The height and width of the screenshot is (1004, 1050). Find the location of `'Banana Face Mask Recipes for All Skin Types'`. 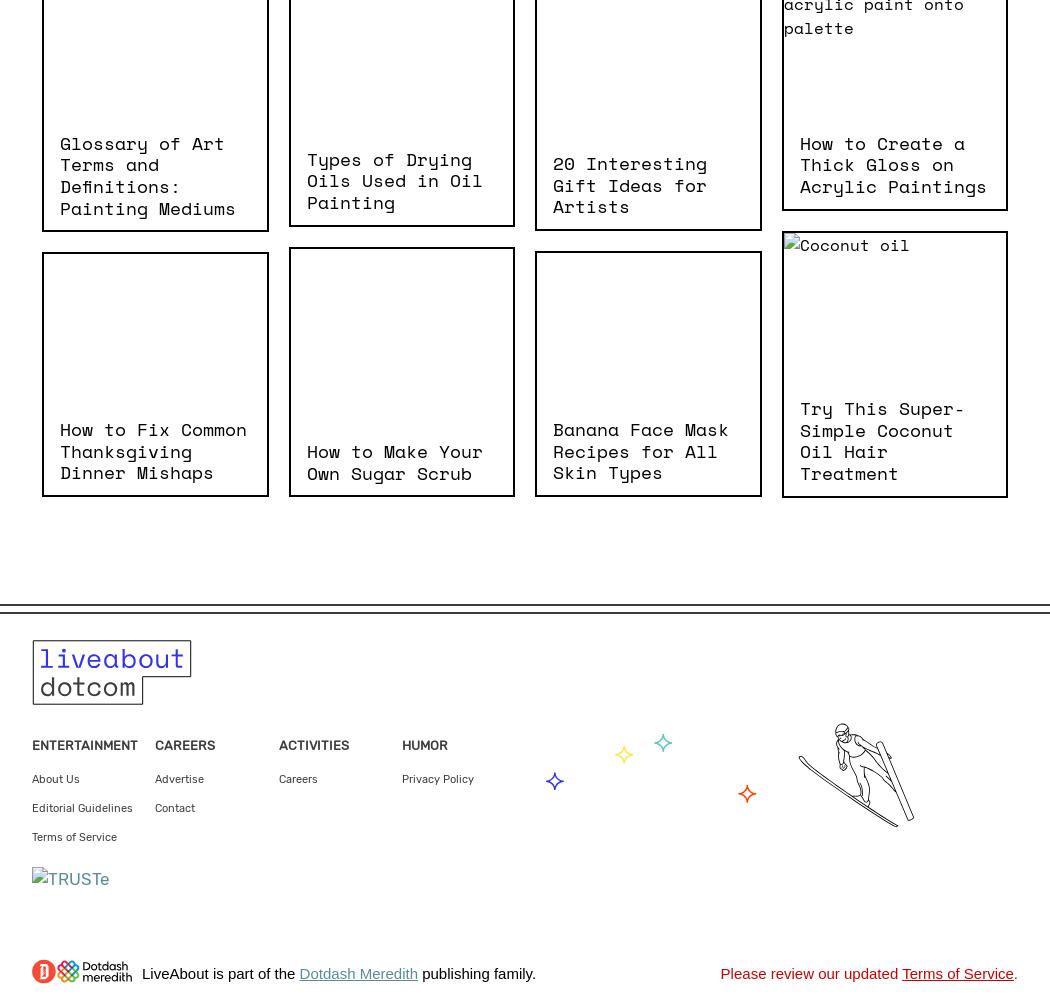

'Banana Face Mask Recipes for All Skin Types' is located at coordinates (640, 449).